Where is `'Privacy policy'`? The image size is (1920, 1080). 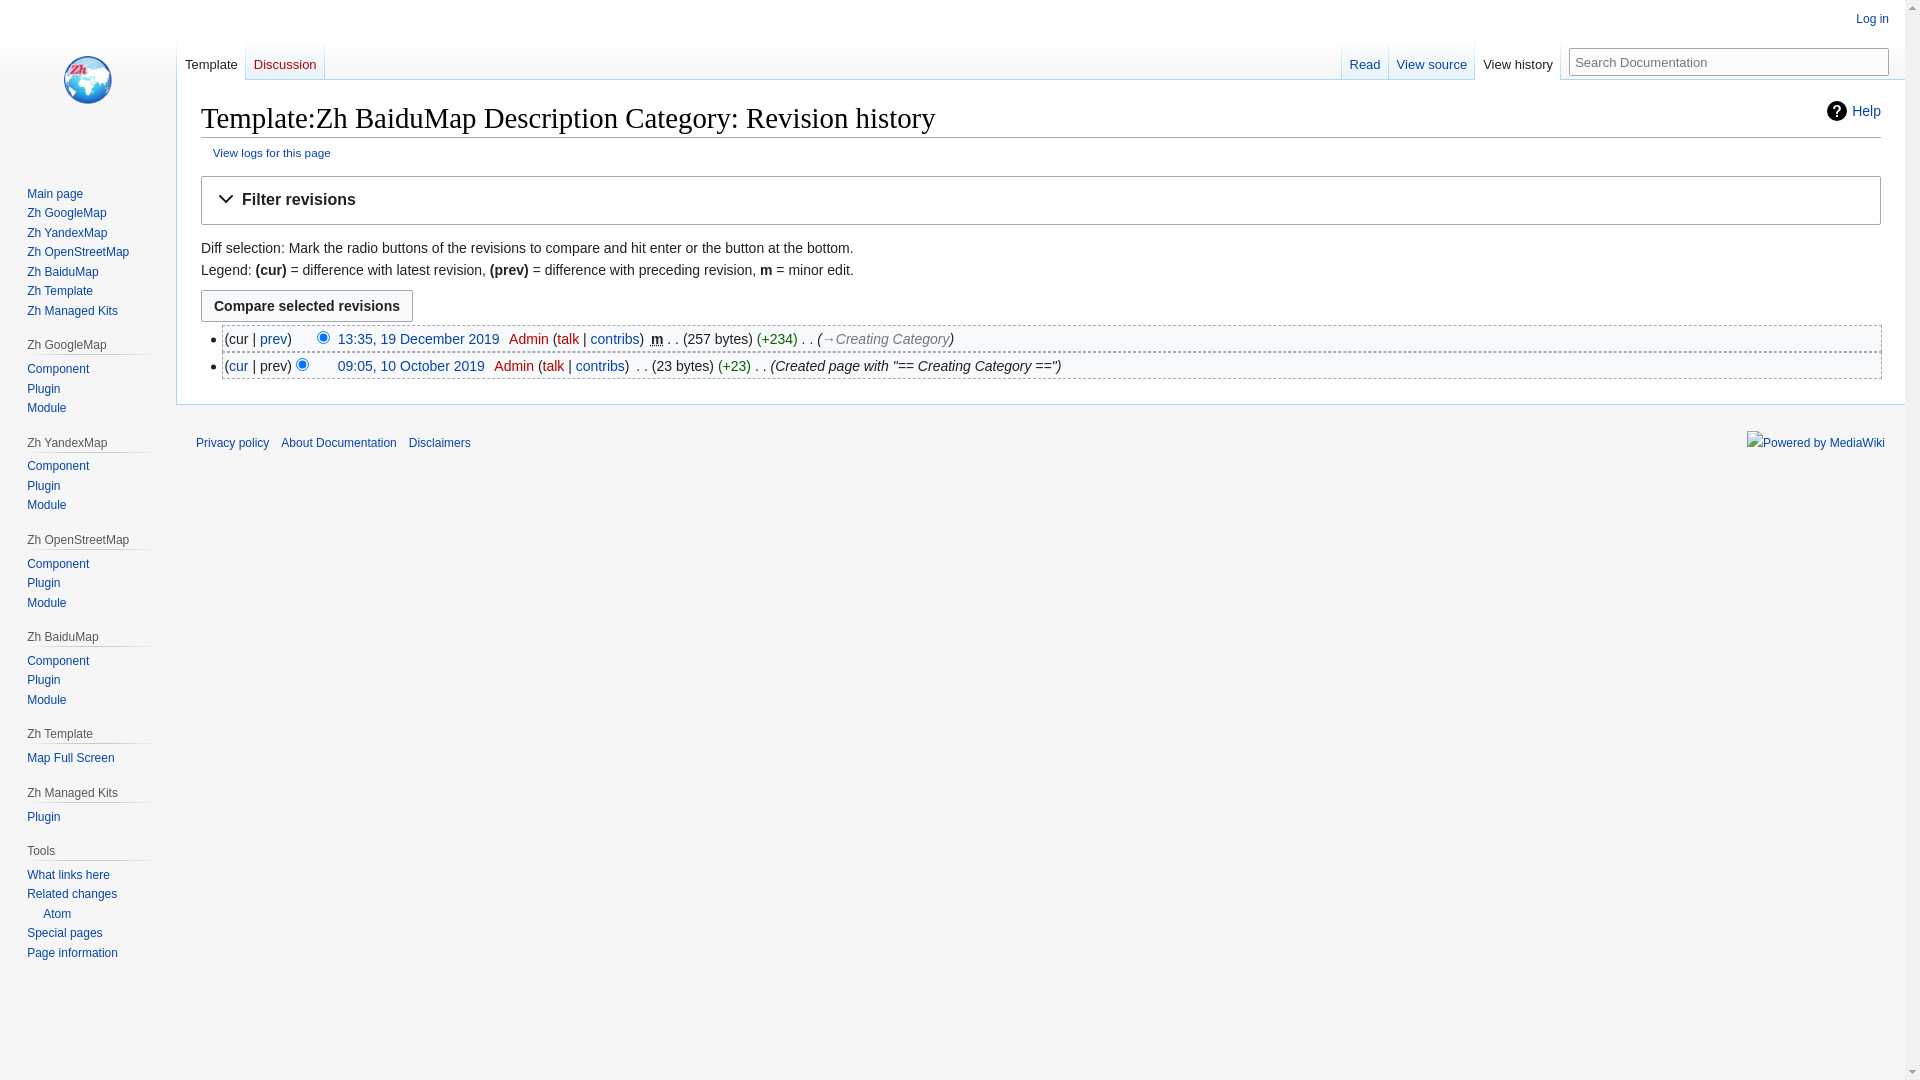 'Privacy policy' is located at coordinates (232, 442).